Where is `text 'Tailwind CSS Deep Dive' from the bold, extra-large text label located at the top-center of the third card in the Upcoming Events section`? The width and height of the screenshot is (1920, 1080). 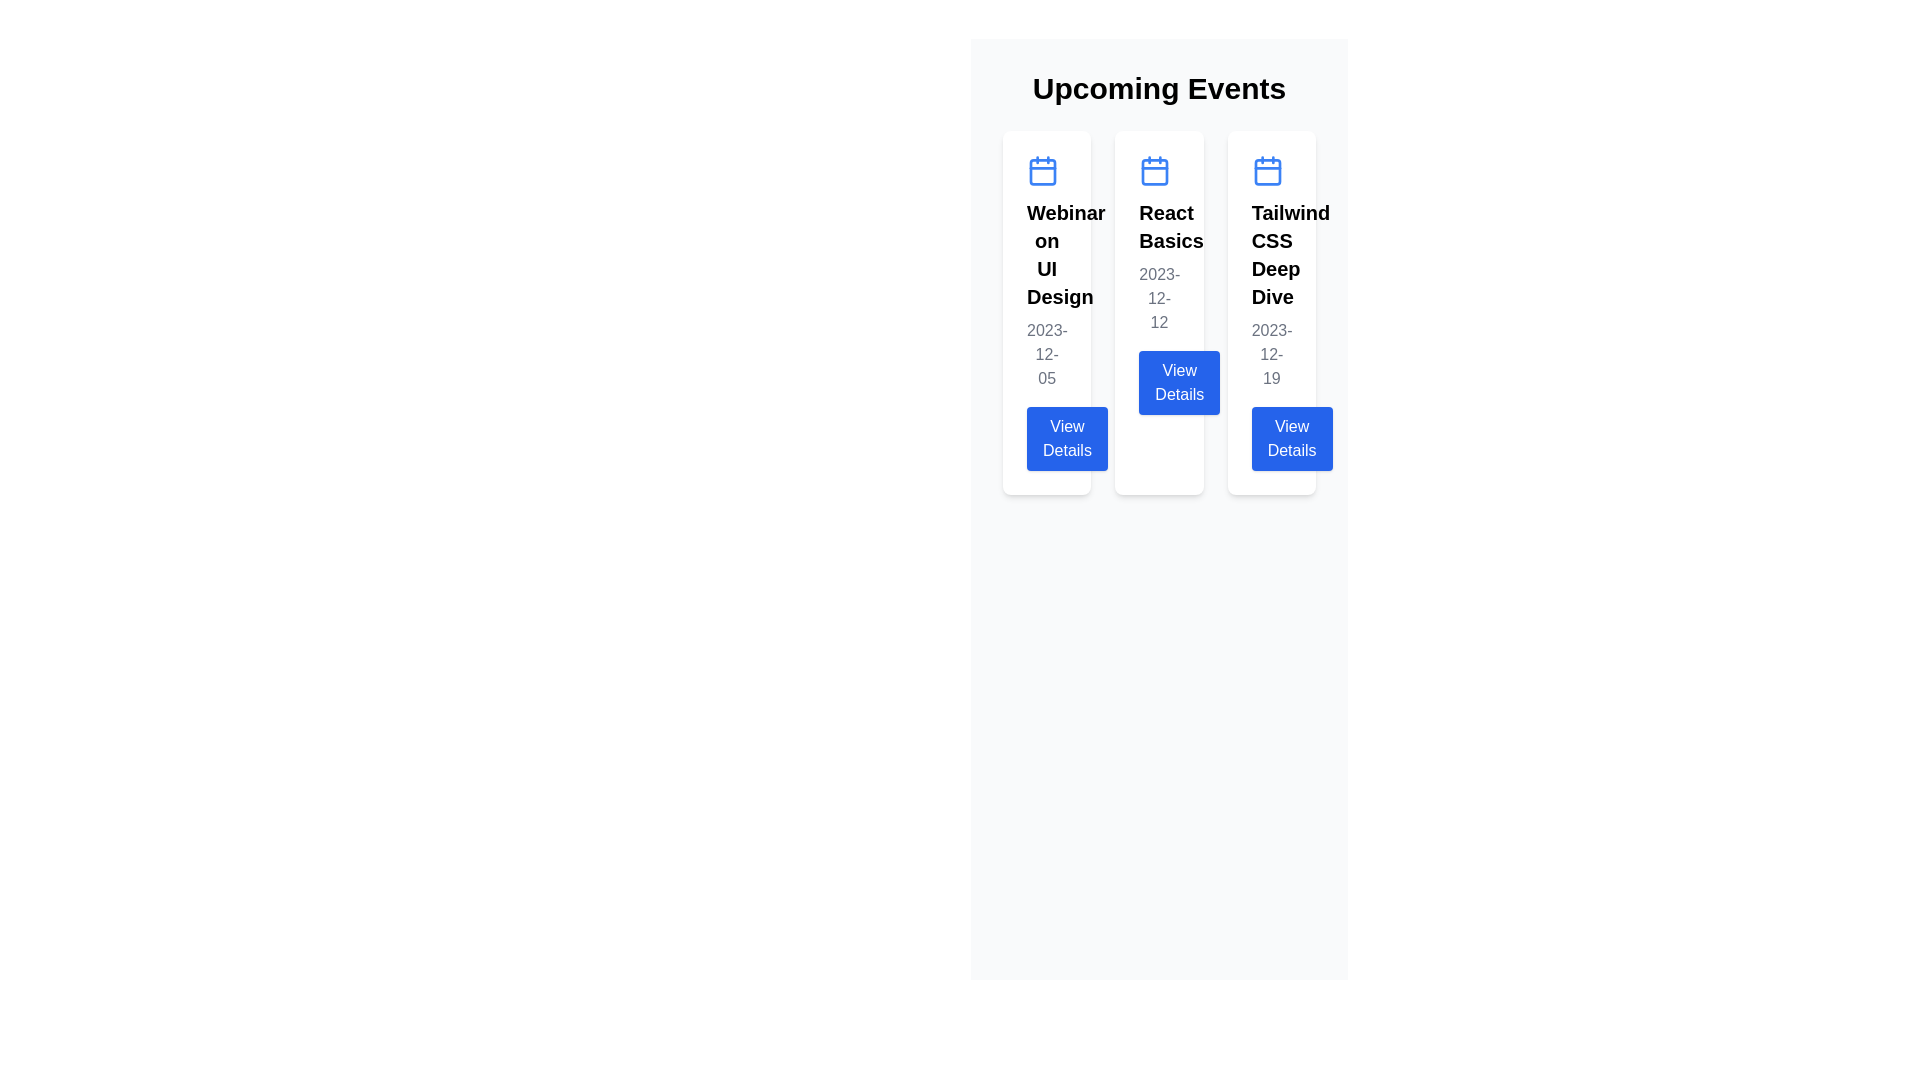
text 'Tailwind CSS Deep Dive' from the bold, extra-large text label located at the top-center of the third card in the Upcoming Events section is located at coordinates (1270, 253).